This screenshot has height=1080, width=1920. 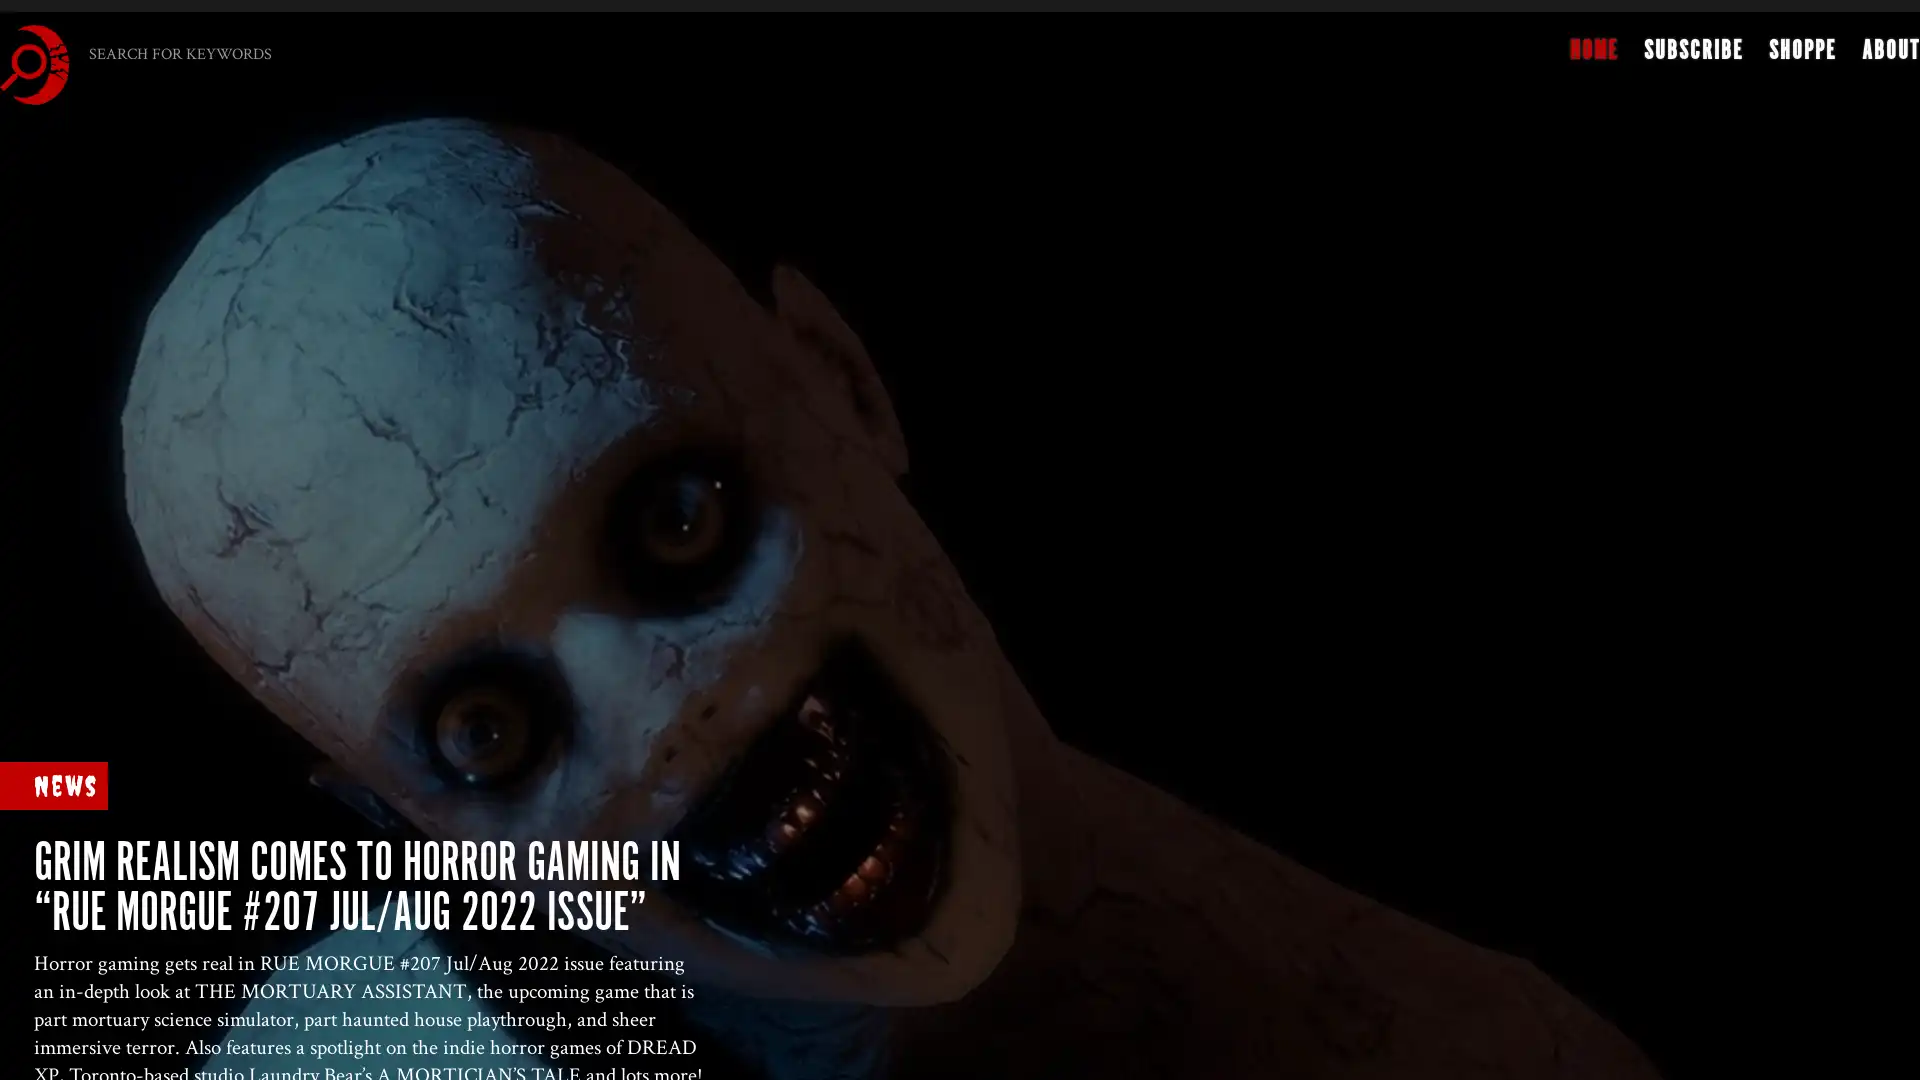 What do you see at coordinates (849, 521) in the screenshot?
I see `NO THANKS` at bounding box center [849, 521].